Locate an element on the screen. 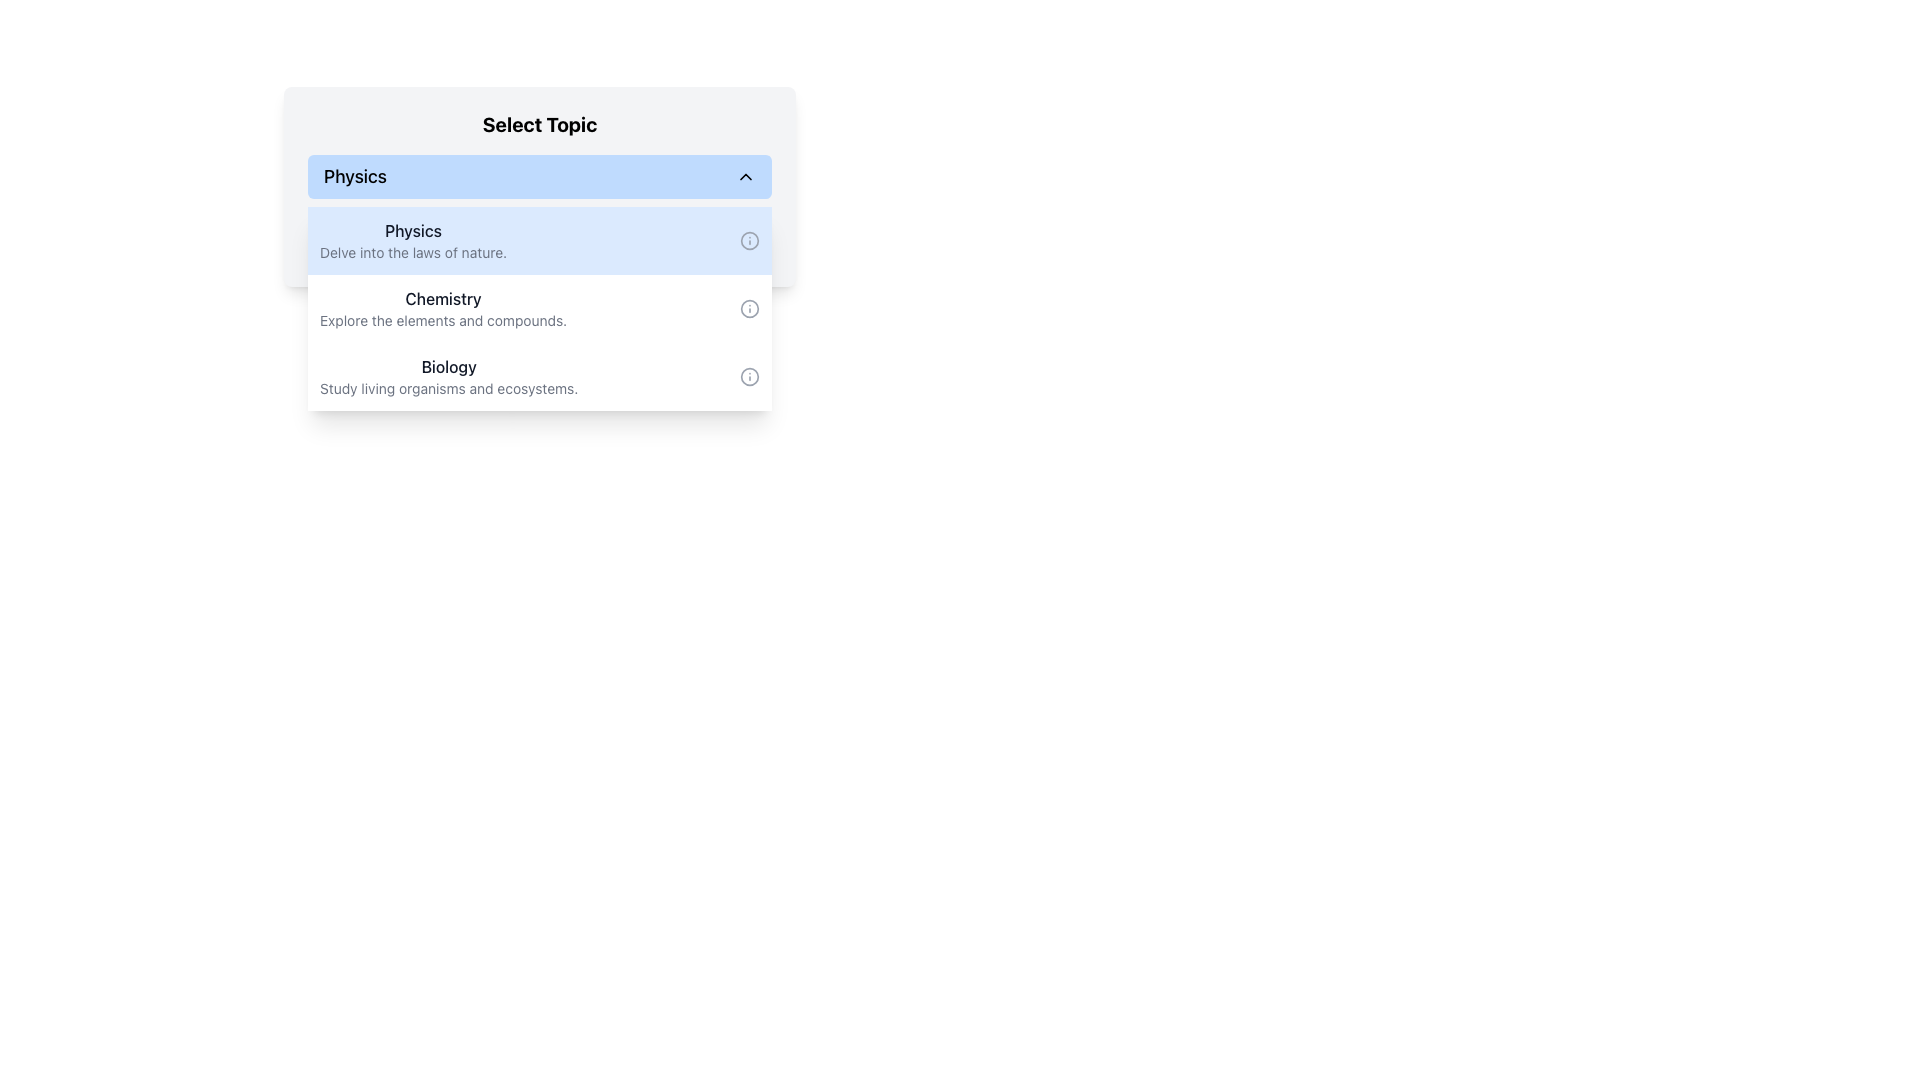 The image size is (1920, 1080). the text element that reads 'Explore the elements and compounds.' located under the 'Chemistry' heading in the dropdown list of the 'Select Topic' section is located at coordinates (442, 319).